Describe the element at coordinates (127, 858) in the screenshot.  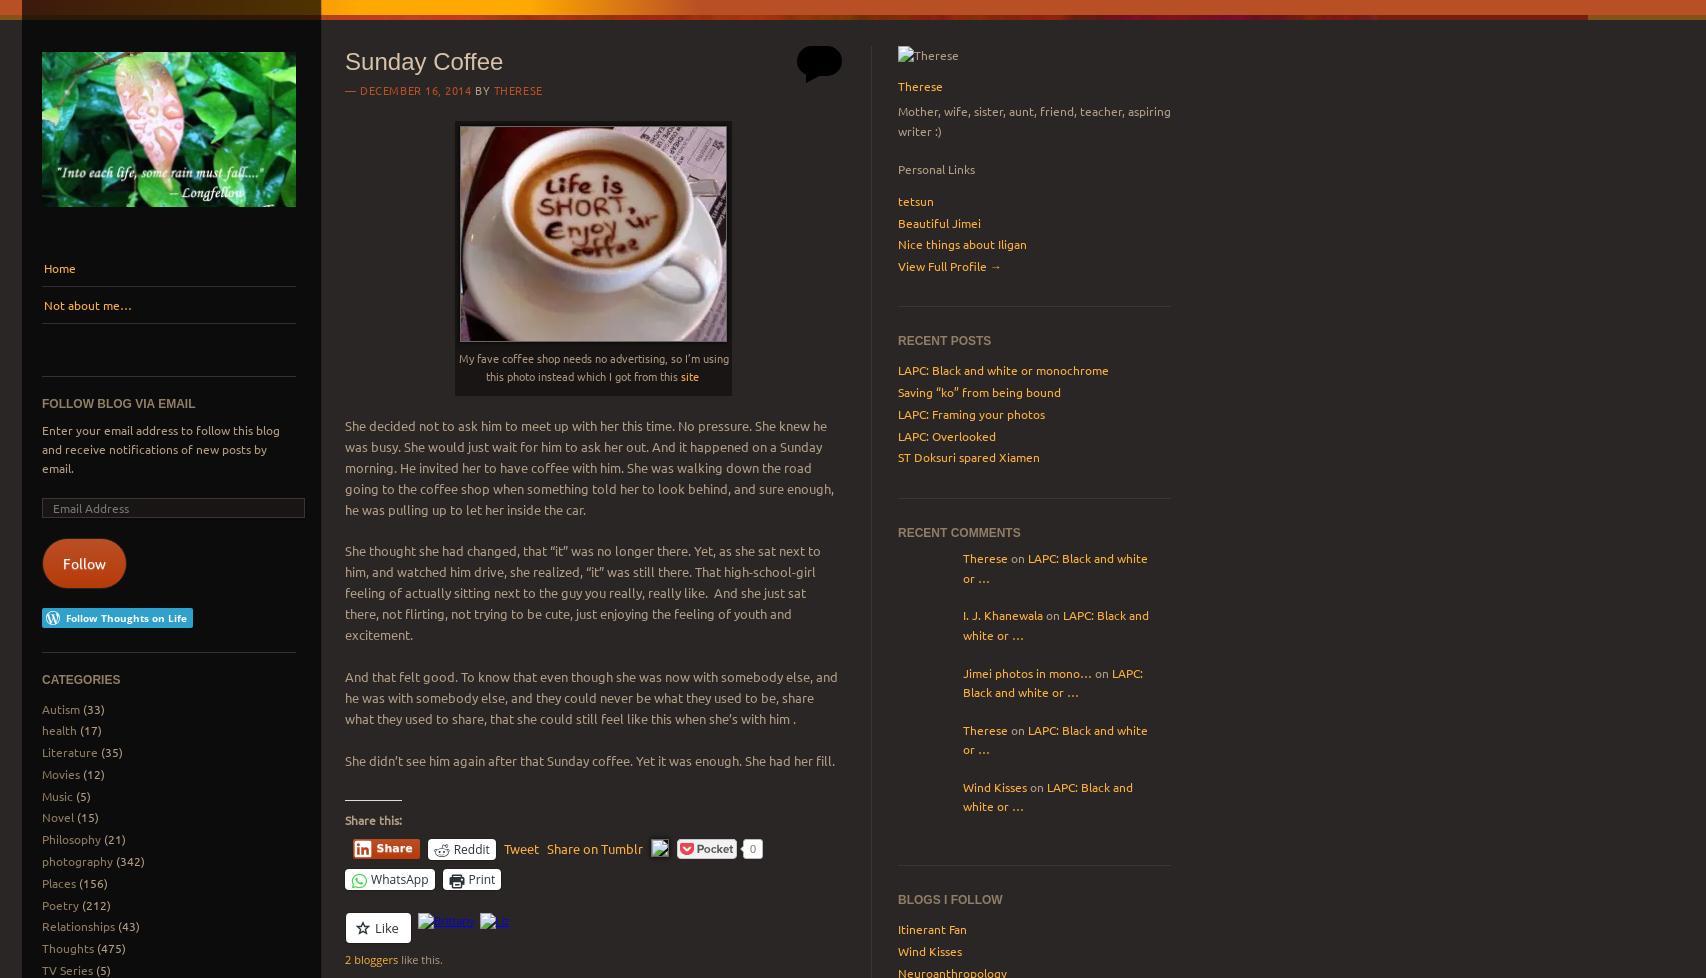
I see `'(342)'` at that location.